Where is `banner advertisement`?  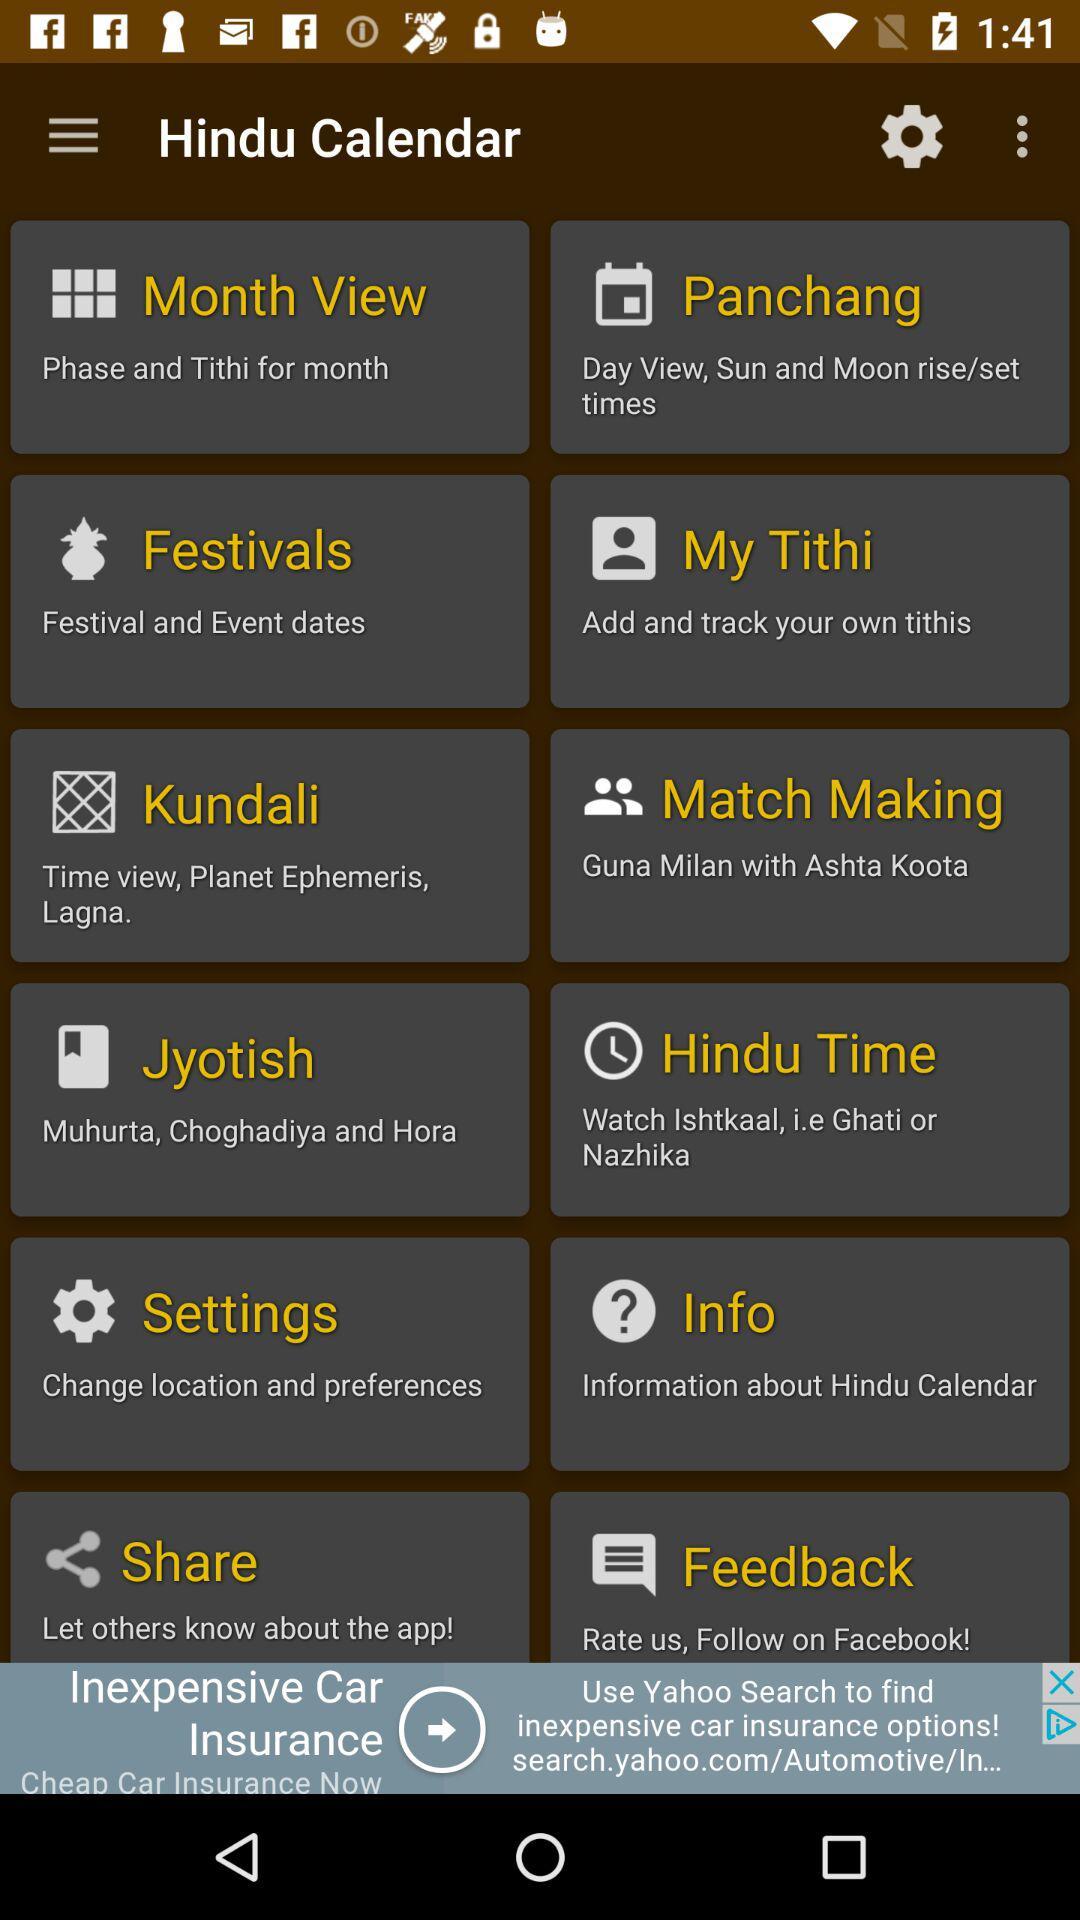 banner advertisement is located at coordinates (540, 1727).